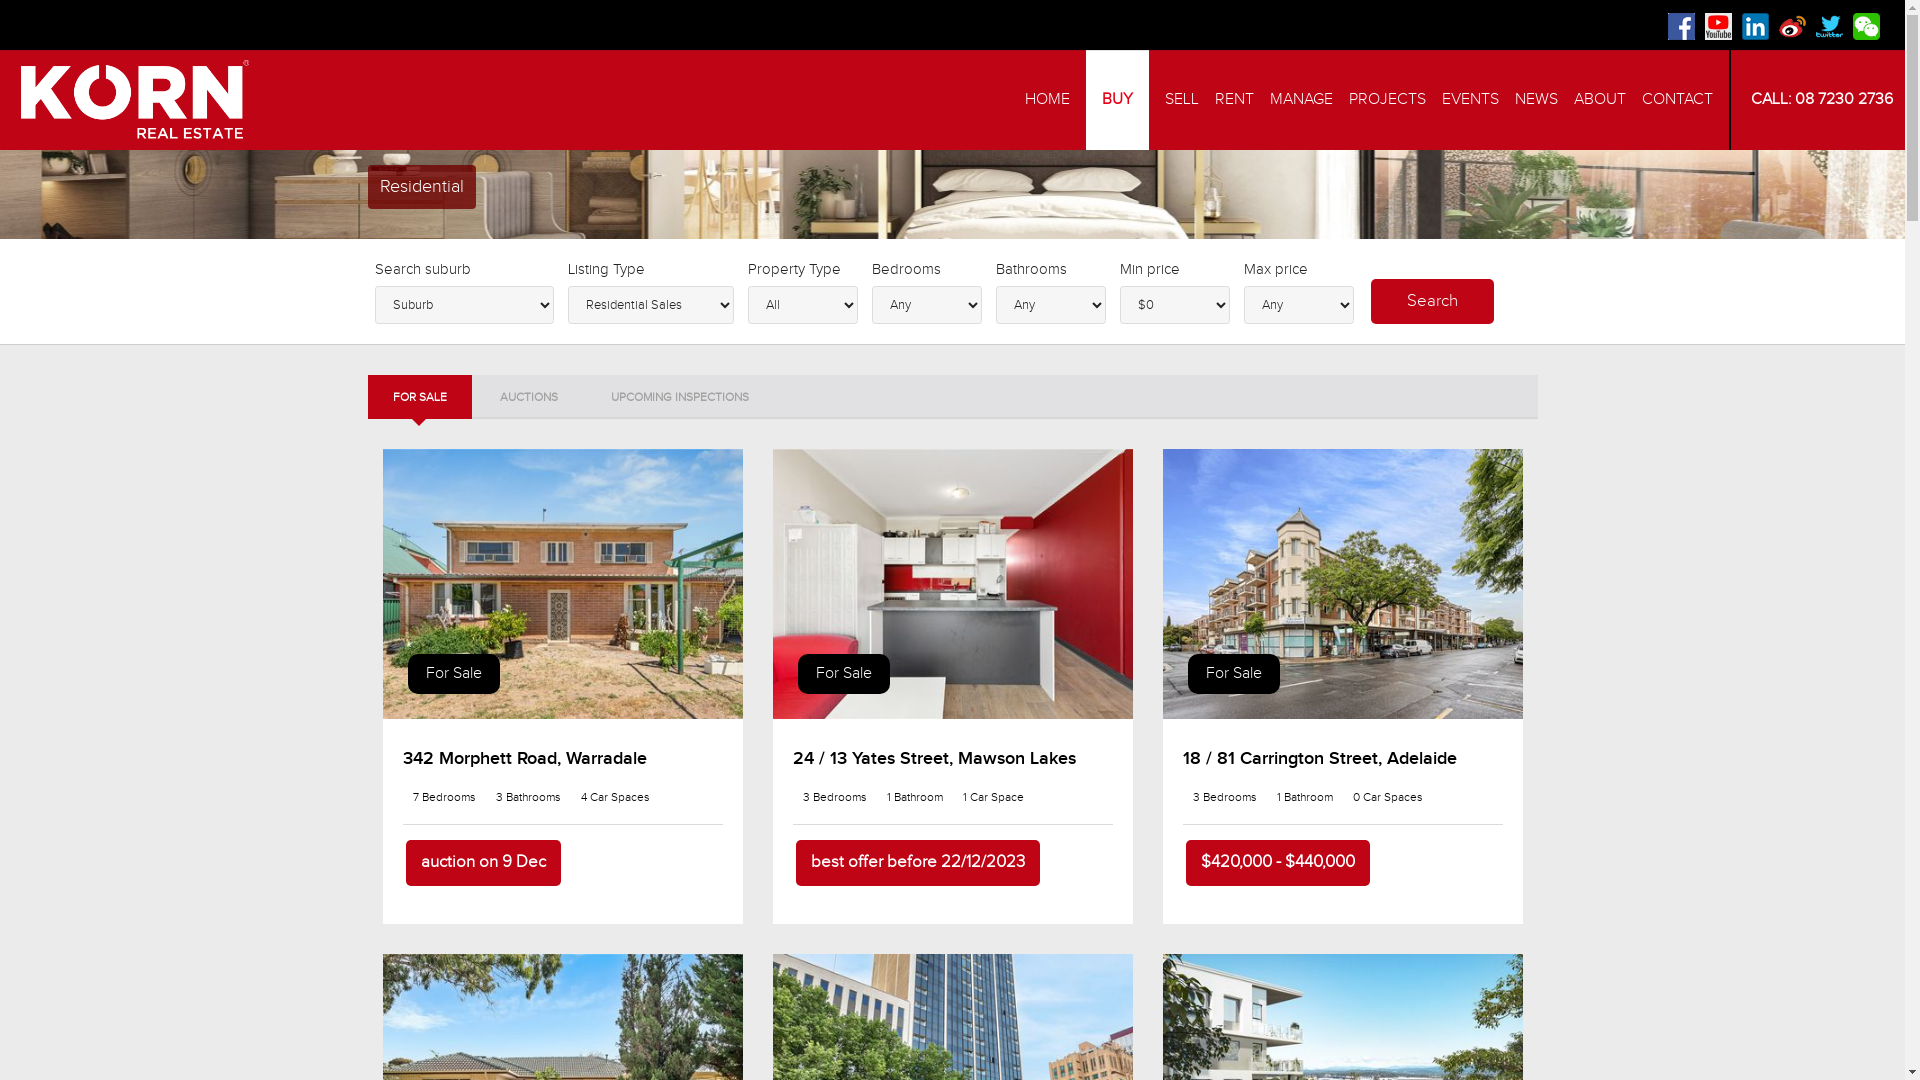 The width and height of the screenshot is (1920, 1080). Describe the element at coordinates (1276, 862) in the screenshot. I see `'$420,000 - $440,000'` at that location.